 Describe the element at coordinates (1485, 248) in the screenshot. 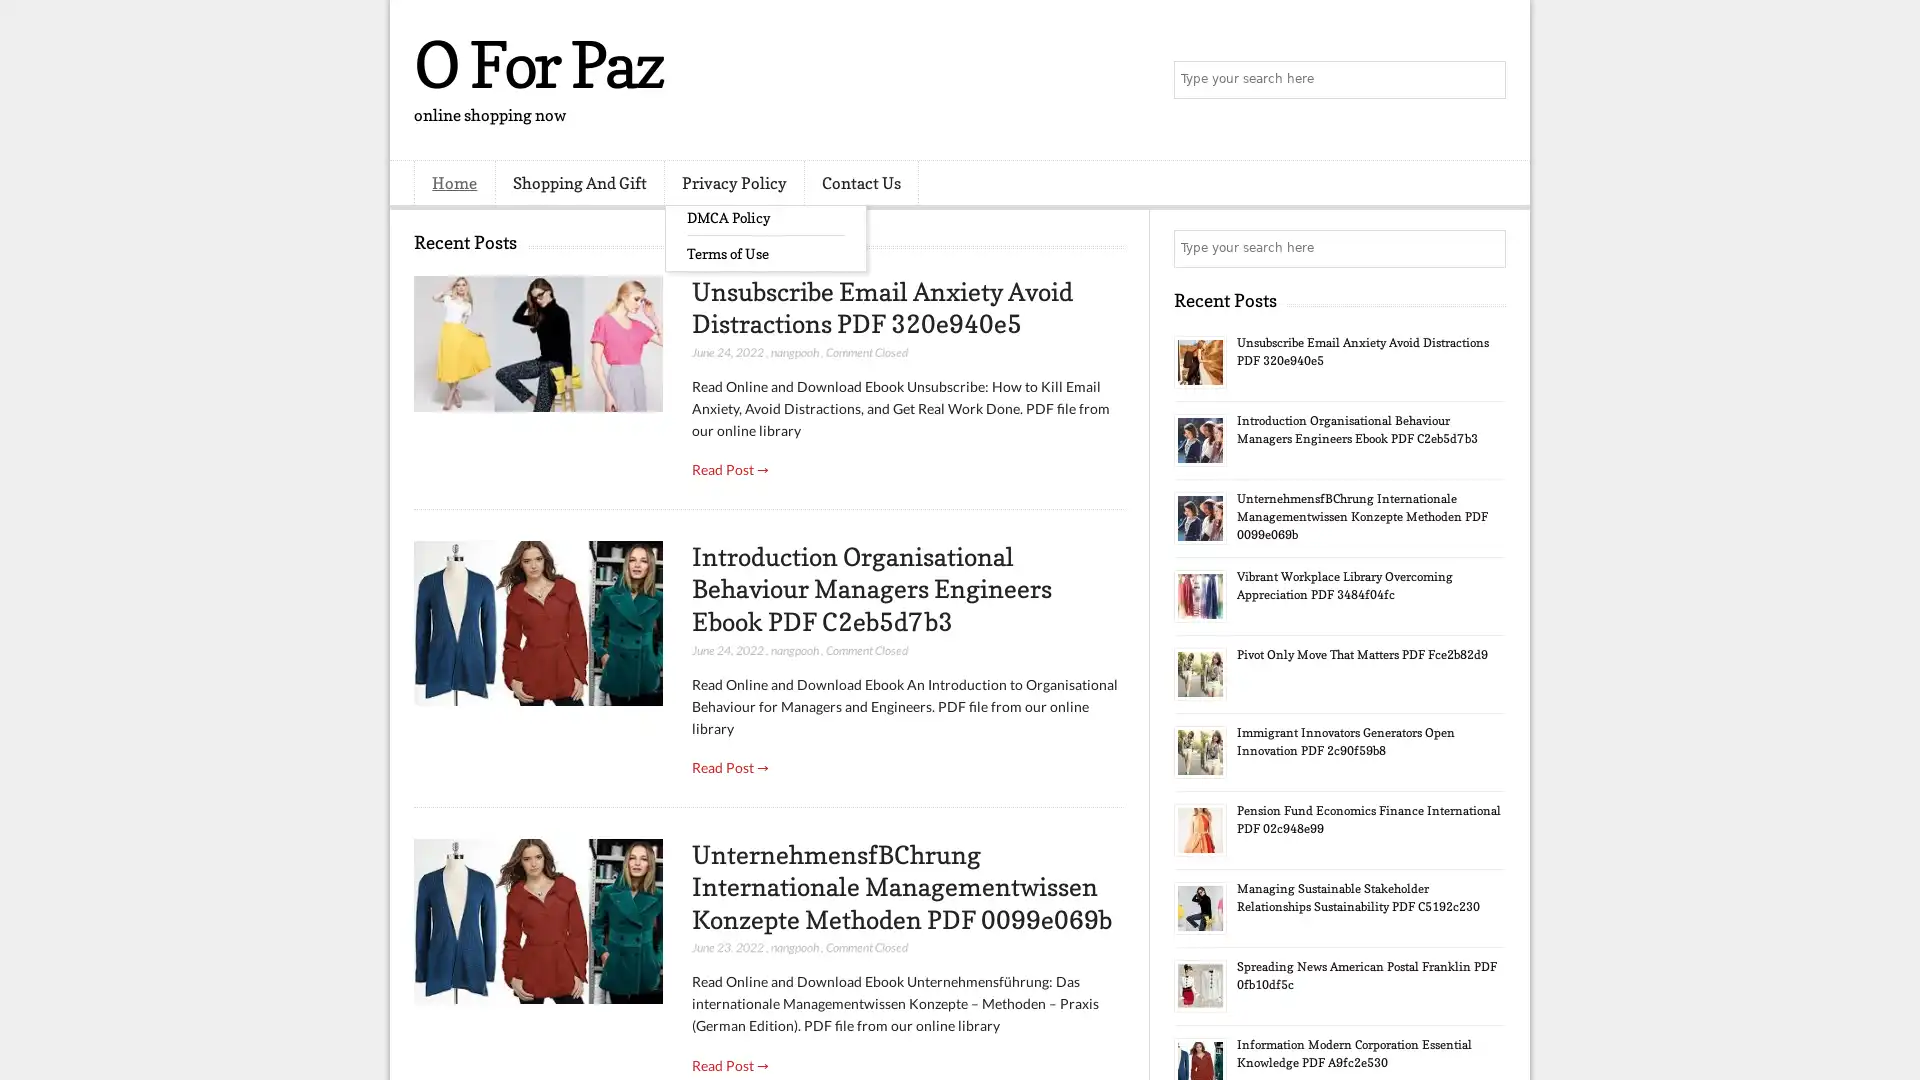

I see `Search` at that location.